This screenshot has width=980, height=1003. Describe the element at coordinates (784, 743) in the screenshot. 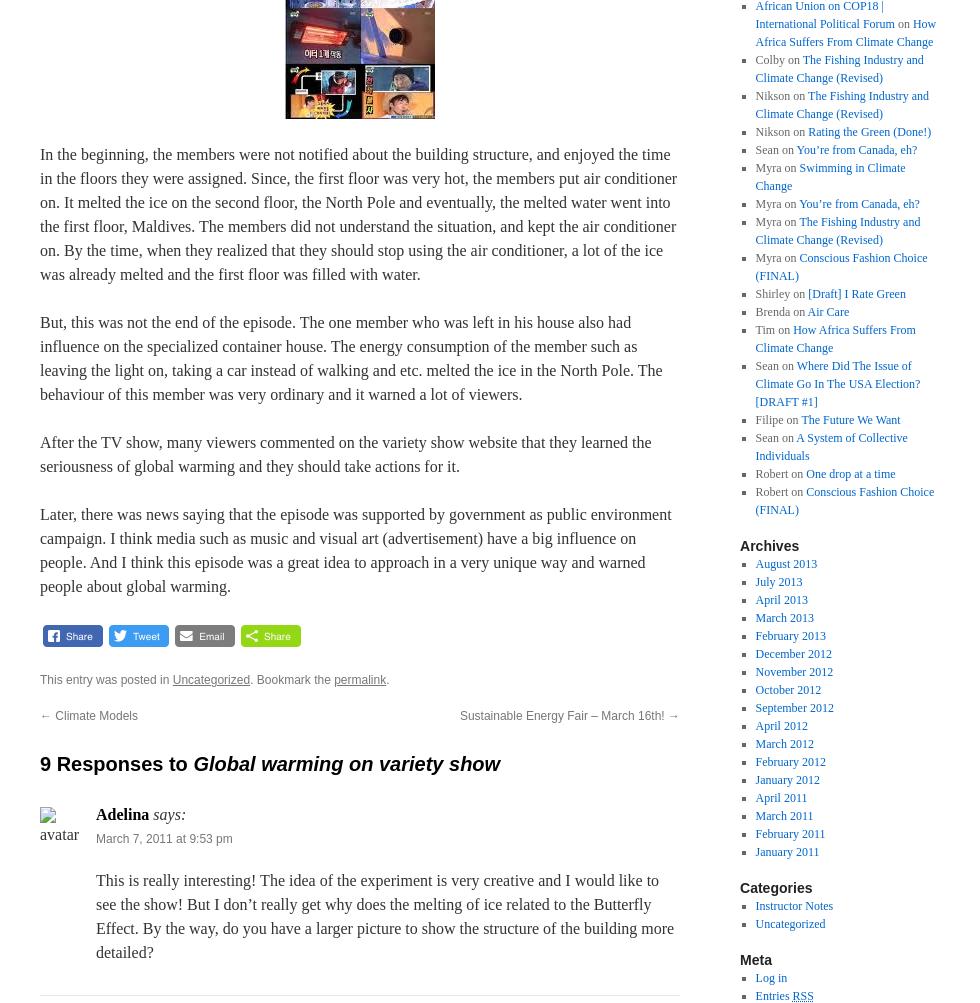

I see `'March 2012'` at that location.